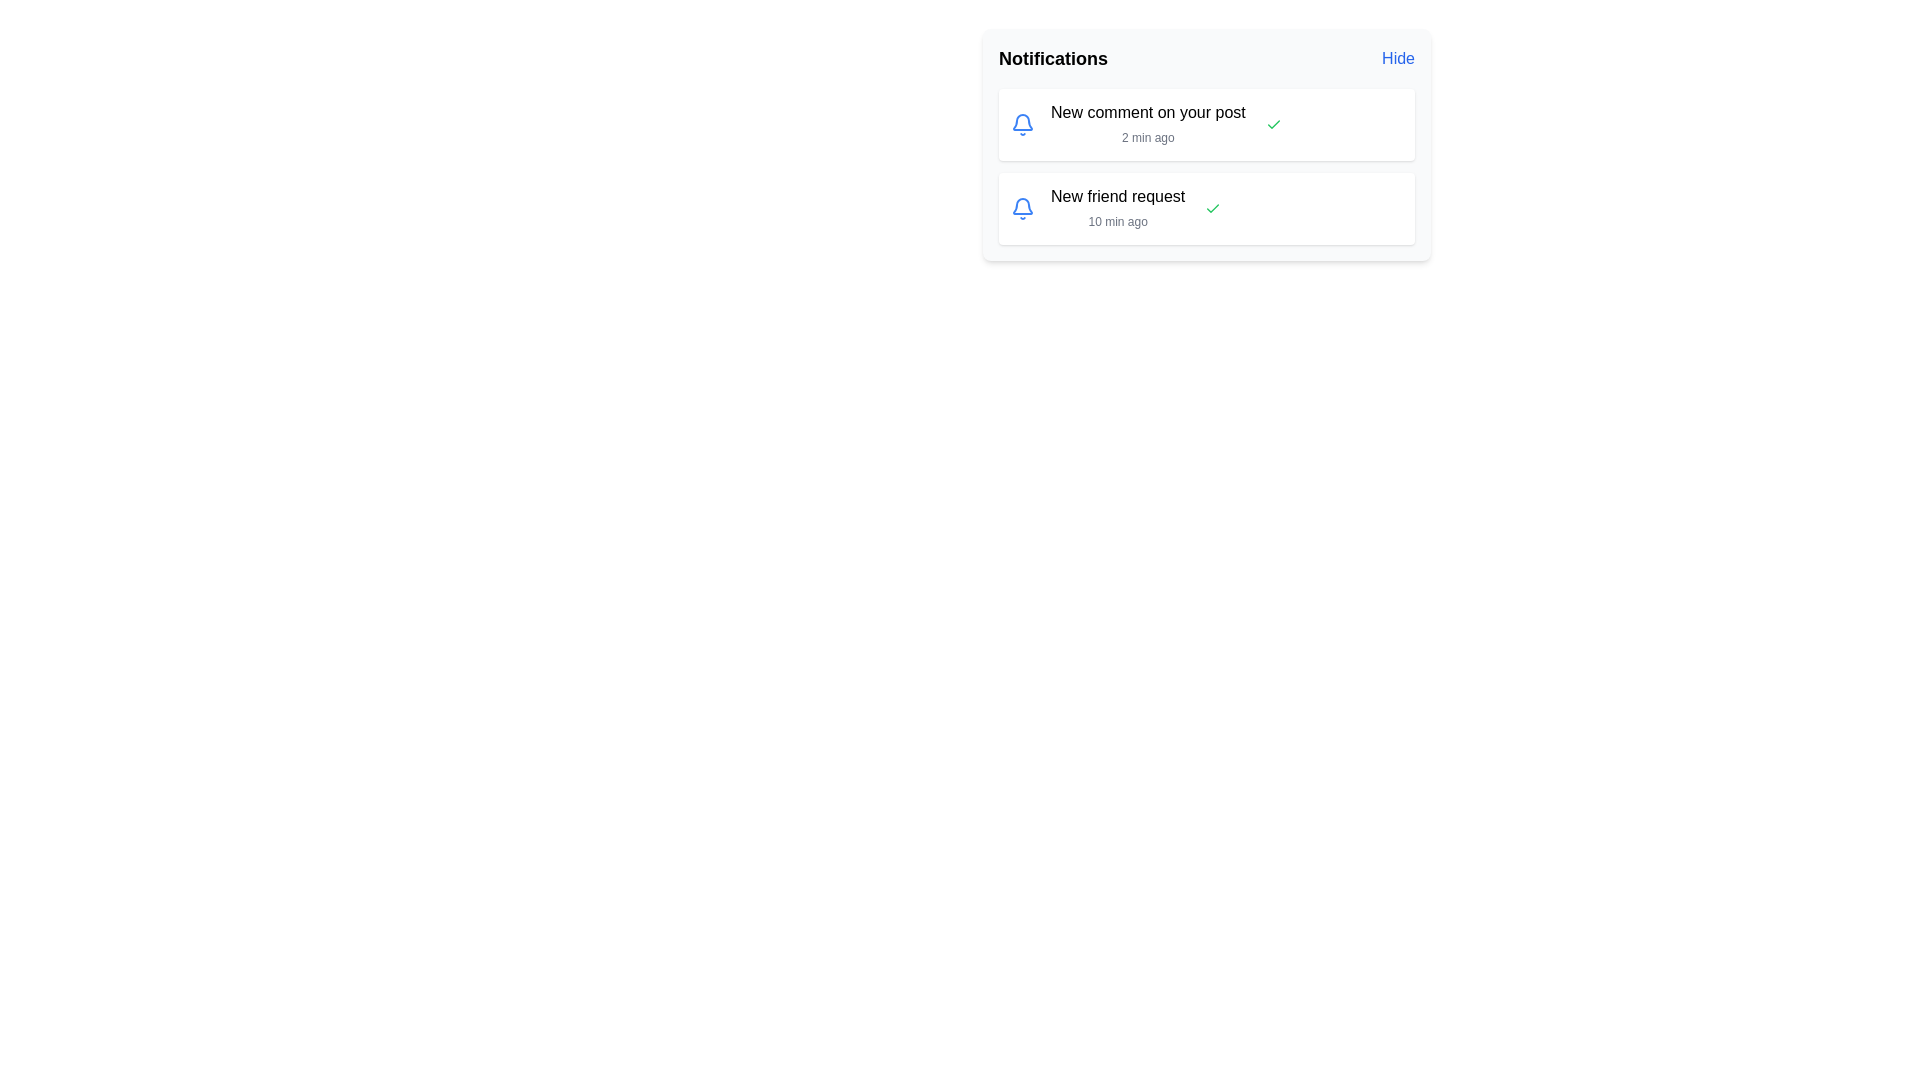  What do you see at coordinates (1117, 196) in the screenshot?
I see `the non-interactive text element displaying 'New friend request', which is located underneath the 'New comment on your post' notification in the notification panel` at bounding box center [1117, 196].